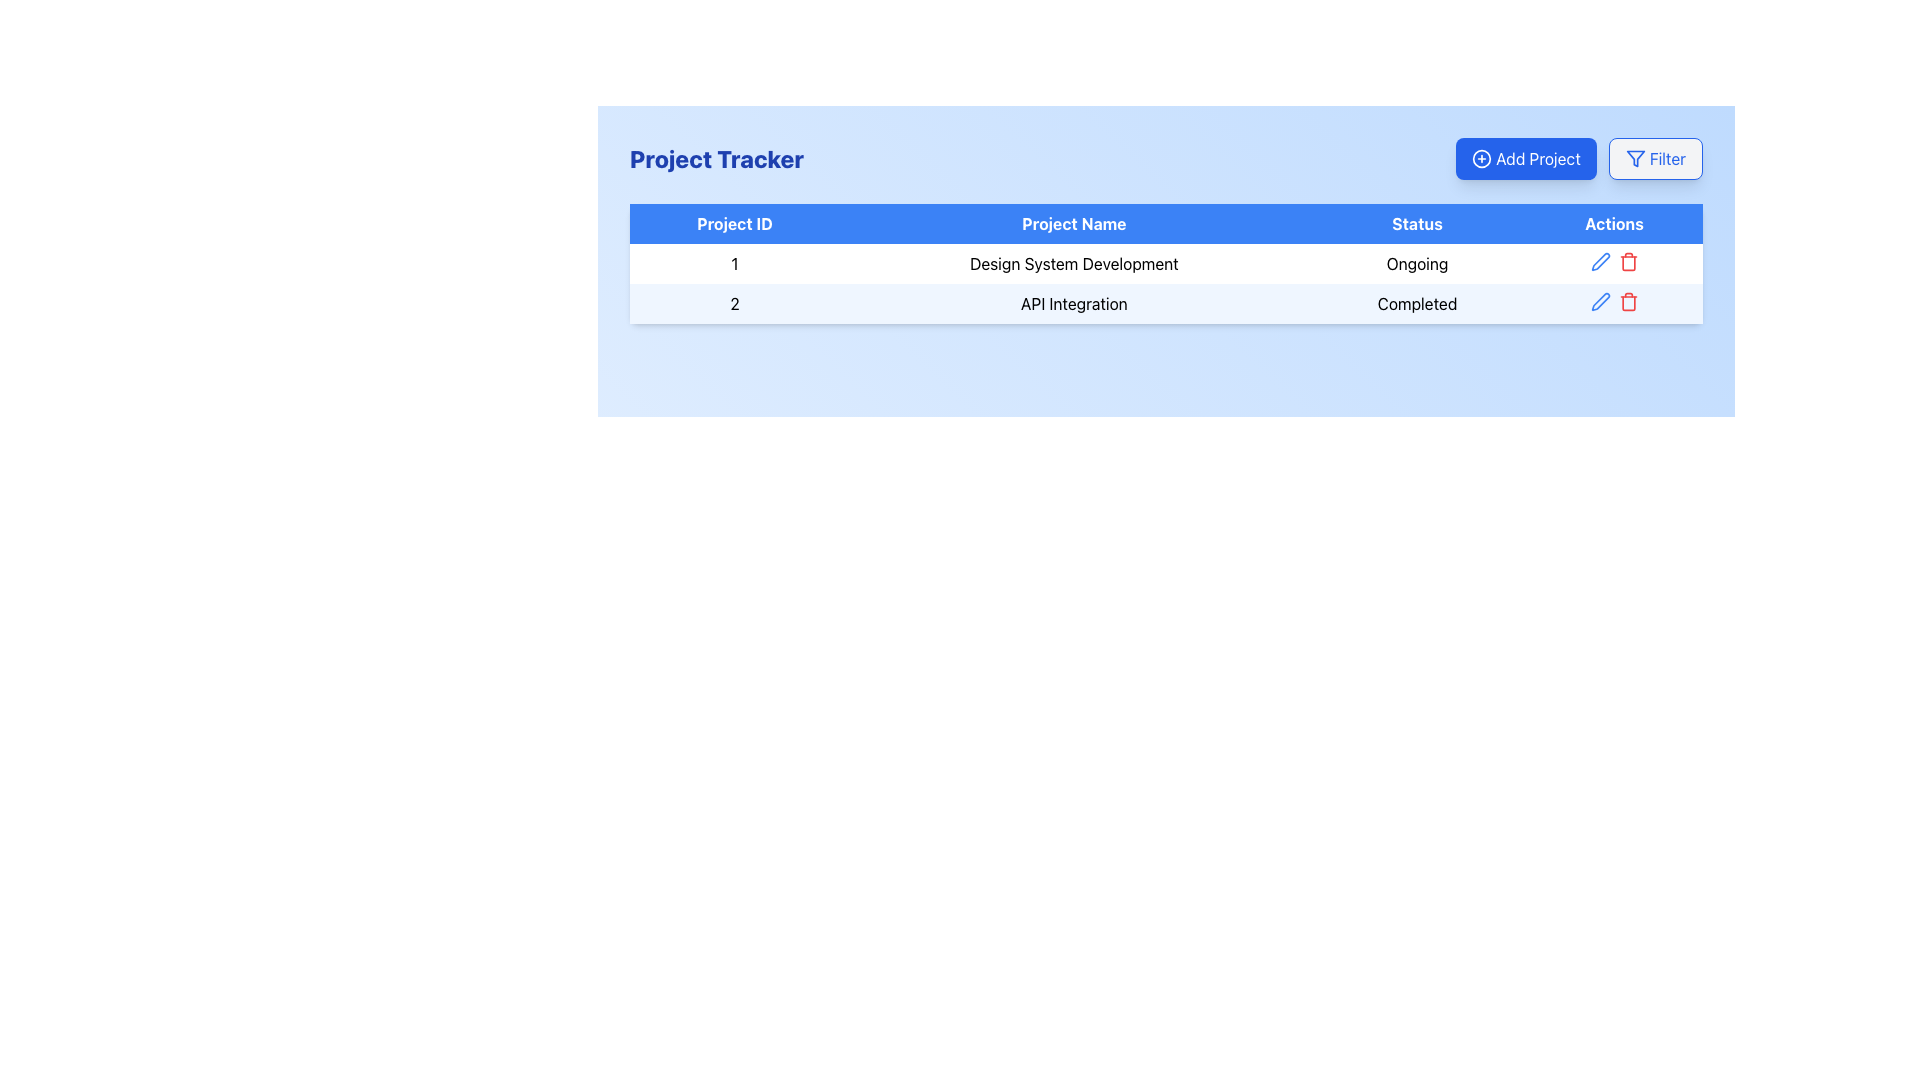  Describe the element at coordinates (1073, 304) in the screenshot. I see `the static text label indicating the project name in the second row of the table with Project ID 2` at that location.